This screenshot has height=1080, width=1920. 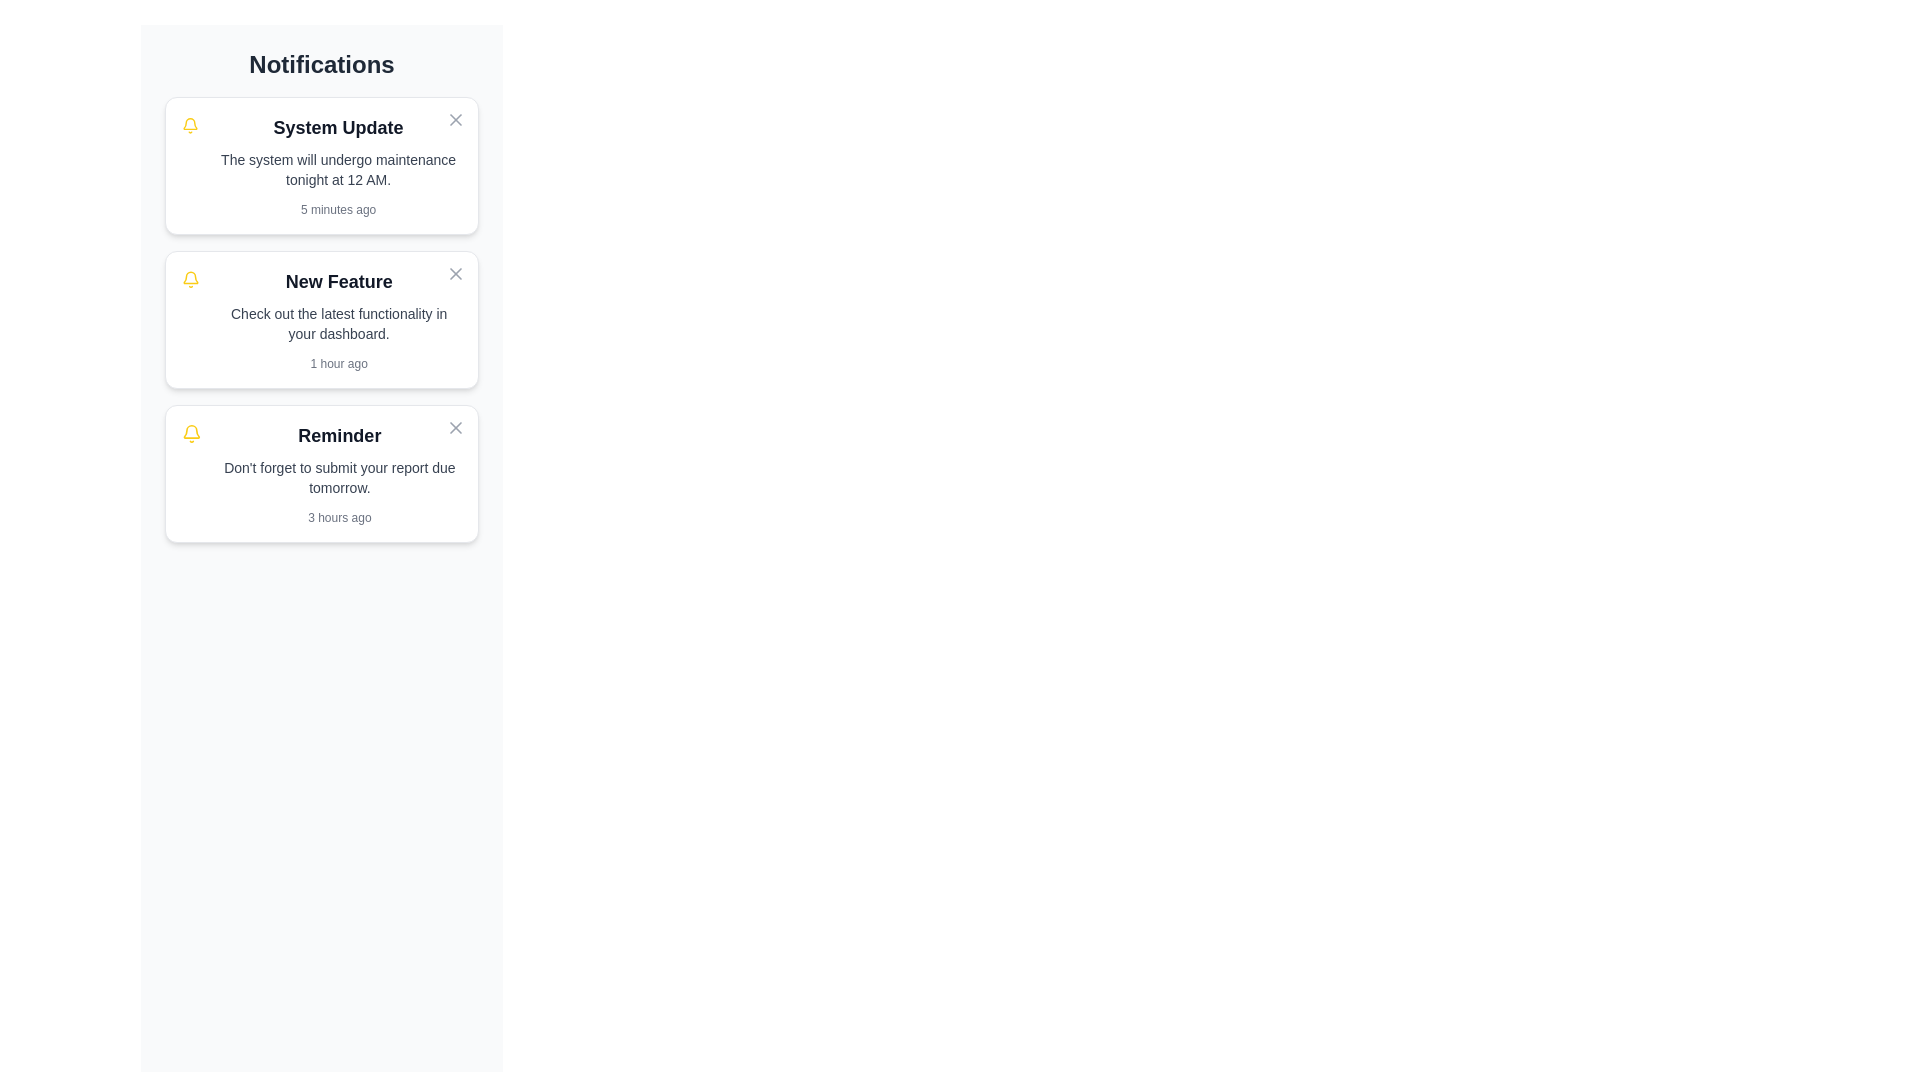 What do you see at coordinates (339, 281) in the screenshot?
I see `the 'New Feature' text label, which is a bold, dark font component at the top of its notification card, positioned above additional descriptive text` at bounding box center [339, 281].